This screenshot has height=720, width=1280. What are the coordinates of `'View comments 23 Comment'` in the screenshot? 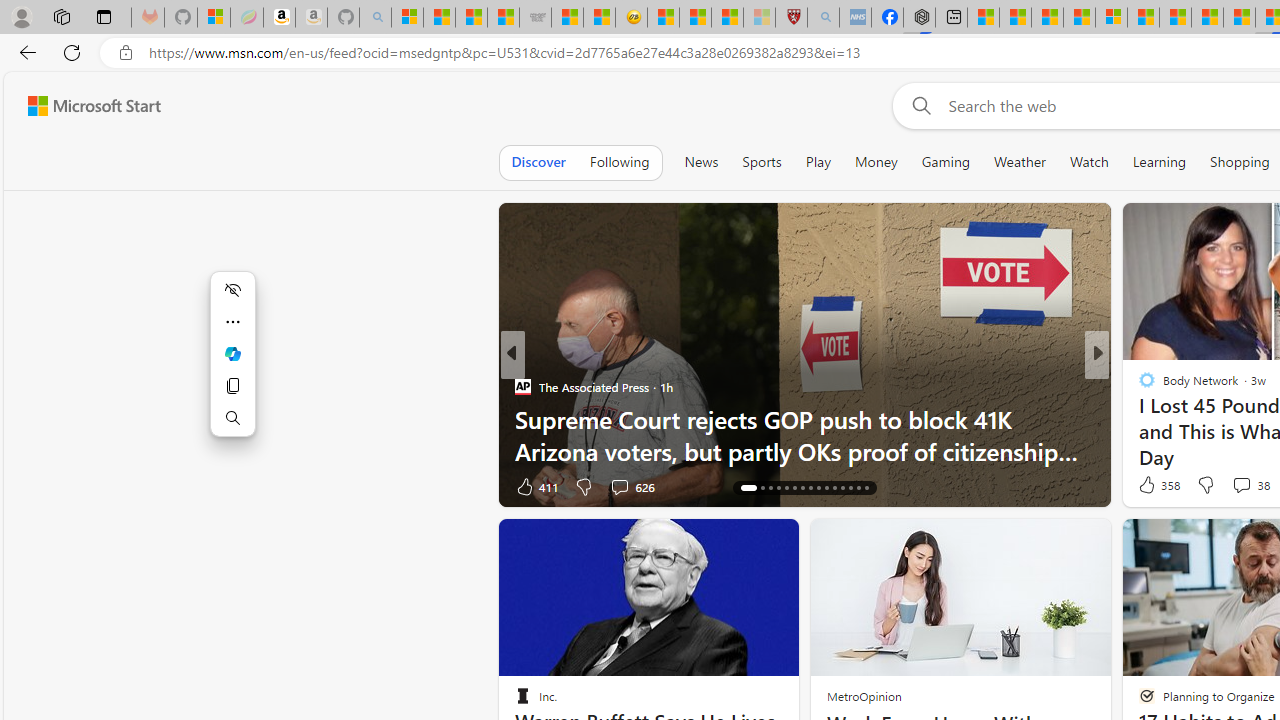 It's located at (1234, 486).